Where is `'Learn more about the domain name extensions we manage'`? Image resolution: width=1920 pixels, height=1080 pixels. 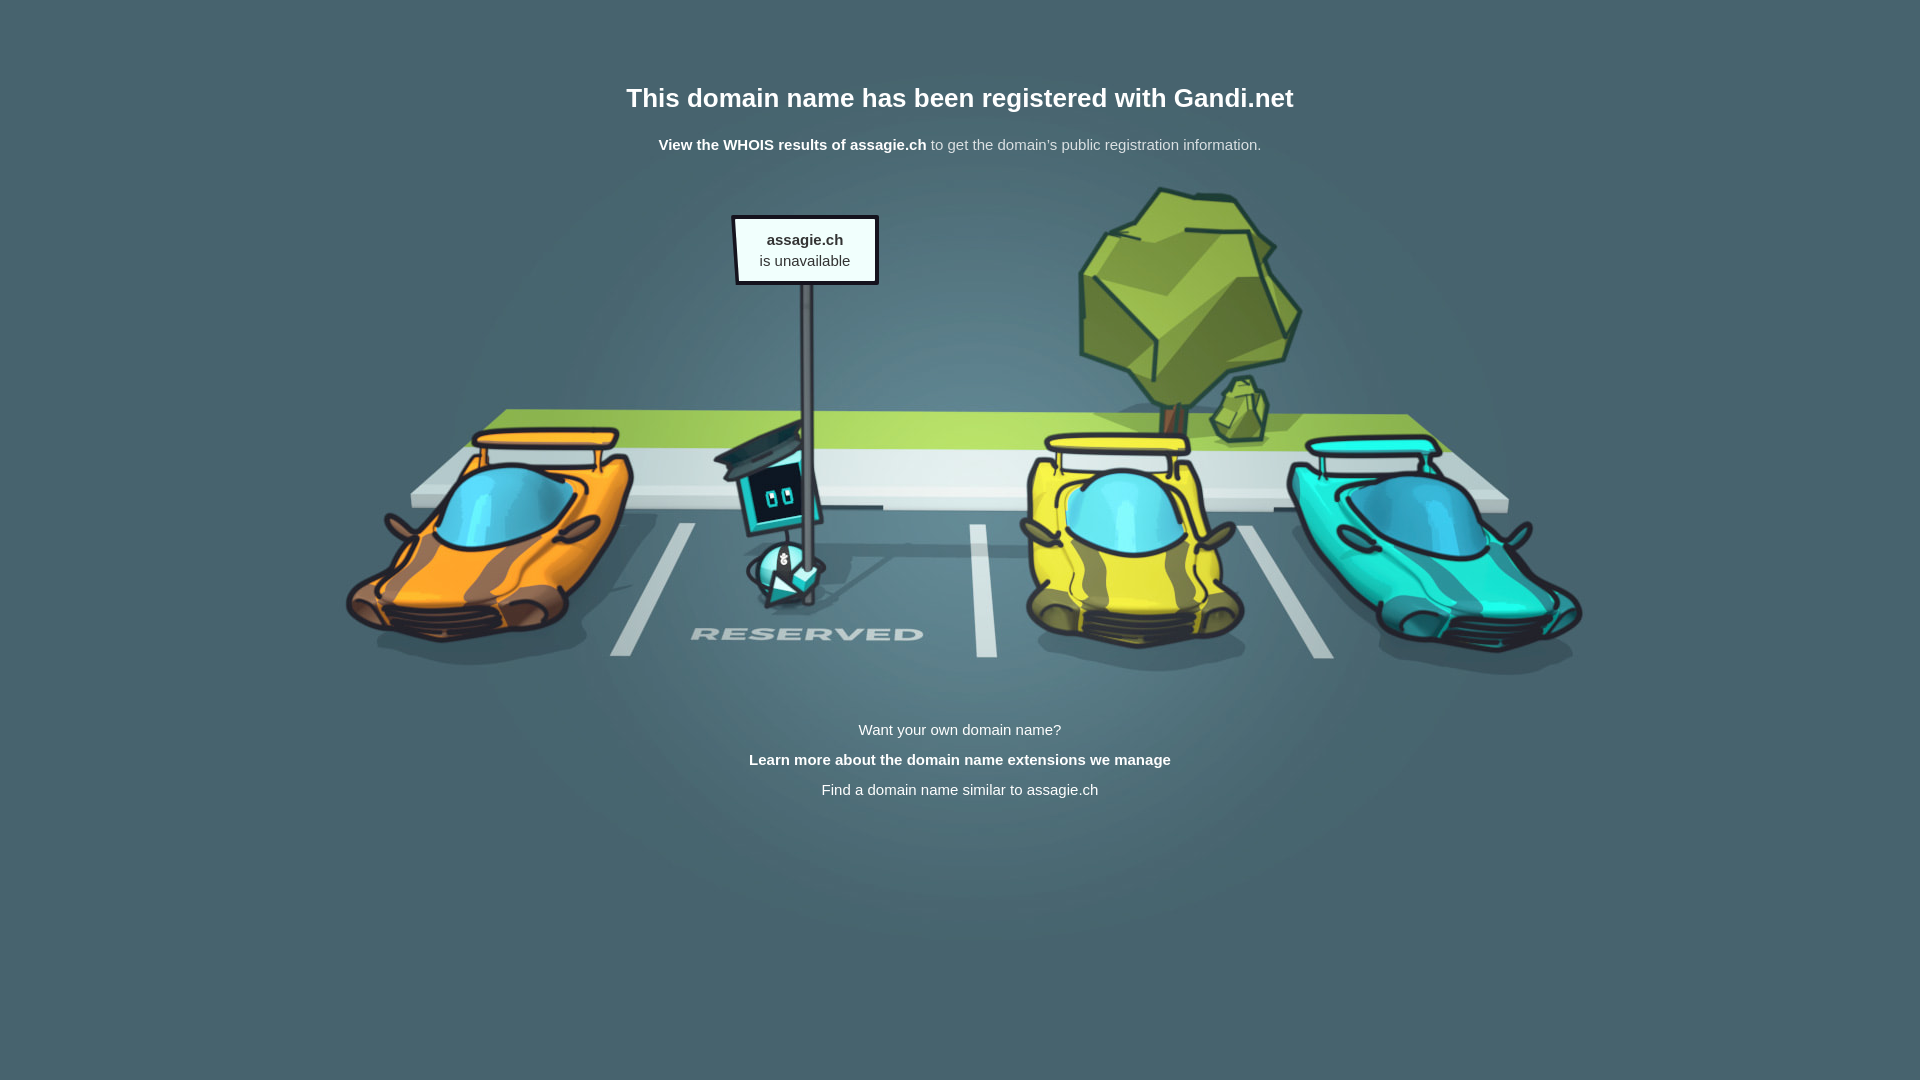 'Learn more about the domain name extensions we manage' is located at coordinates (960, 759).